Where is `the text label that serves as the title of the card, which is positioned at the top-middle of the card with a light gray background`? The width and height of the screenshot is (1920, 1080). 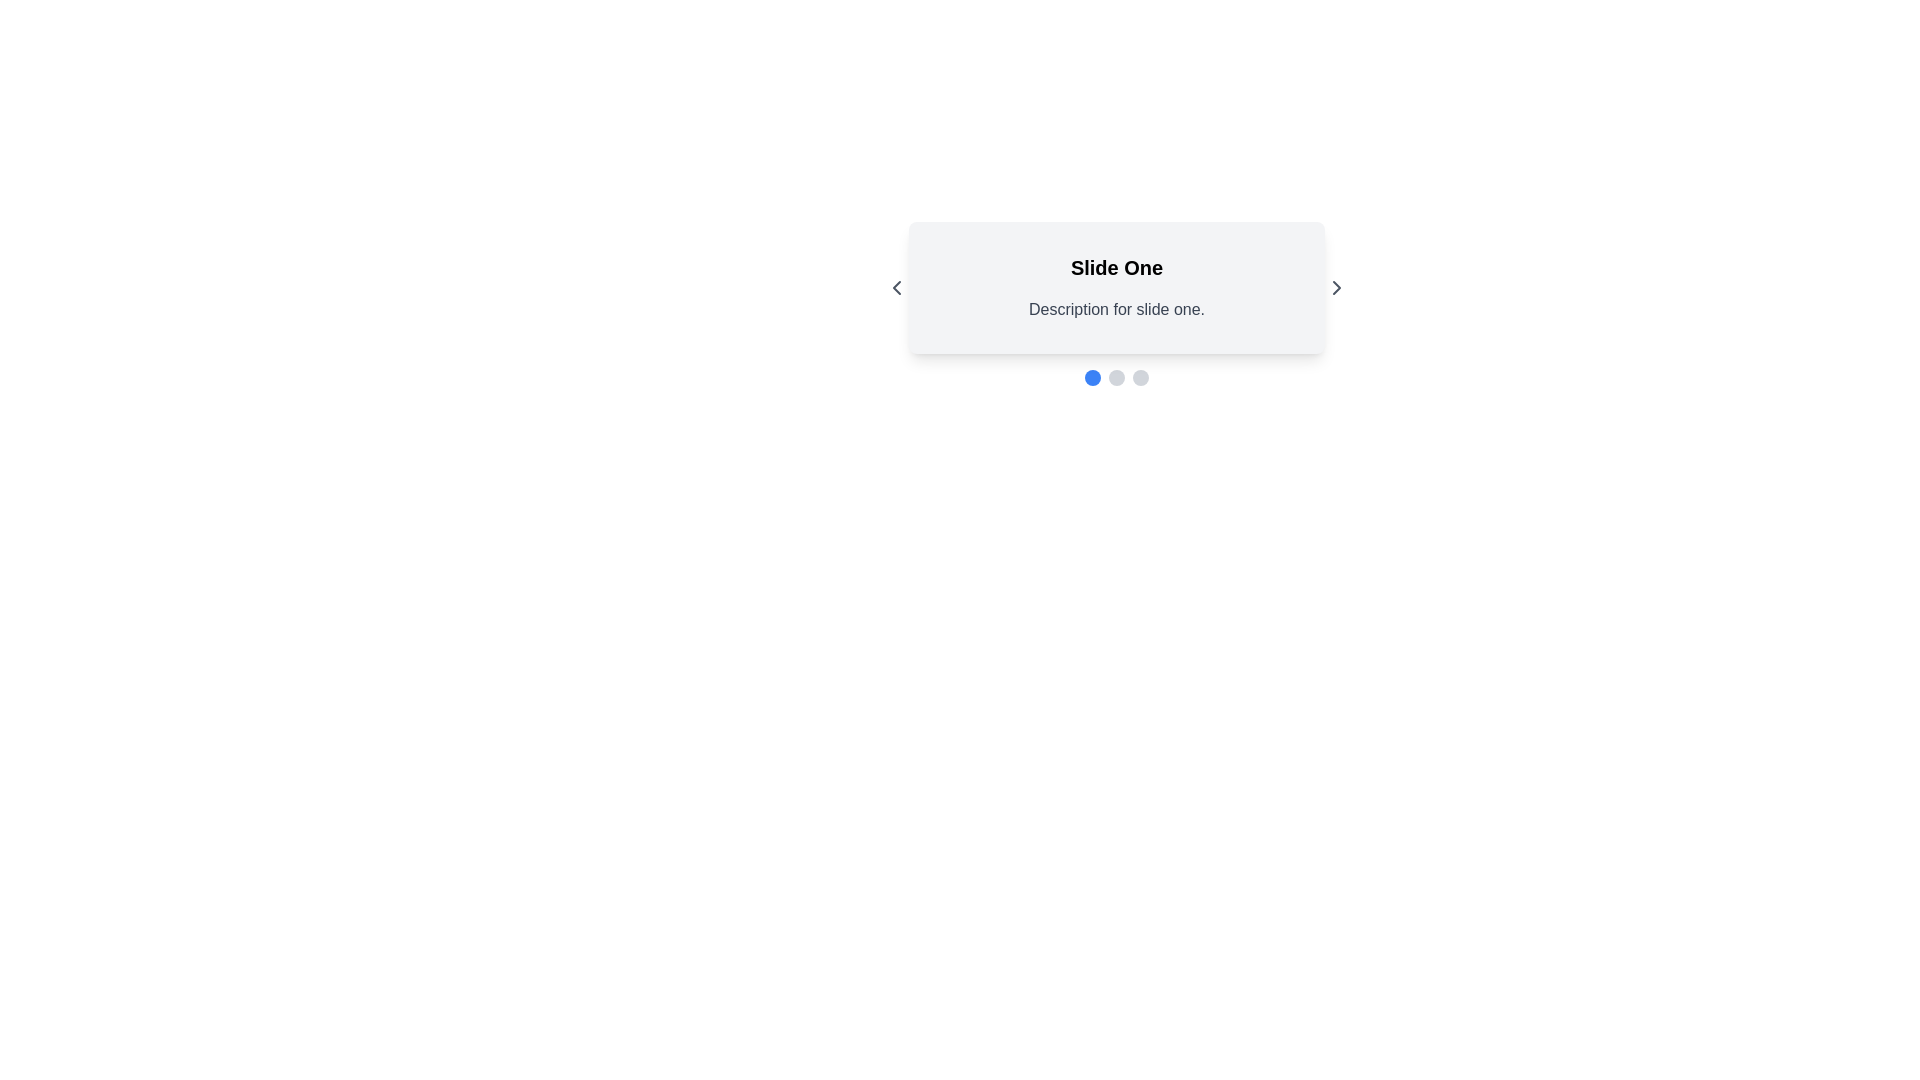
the text label that serves as the title of the card, which is positioned at the top-middle of the card with a light gray background is located at coordinates (1116, 266).